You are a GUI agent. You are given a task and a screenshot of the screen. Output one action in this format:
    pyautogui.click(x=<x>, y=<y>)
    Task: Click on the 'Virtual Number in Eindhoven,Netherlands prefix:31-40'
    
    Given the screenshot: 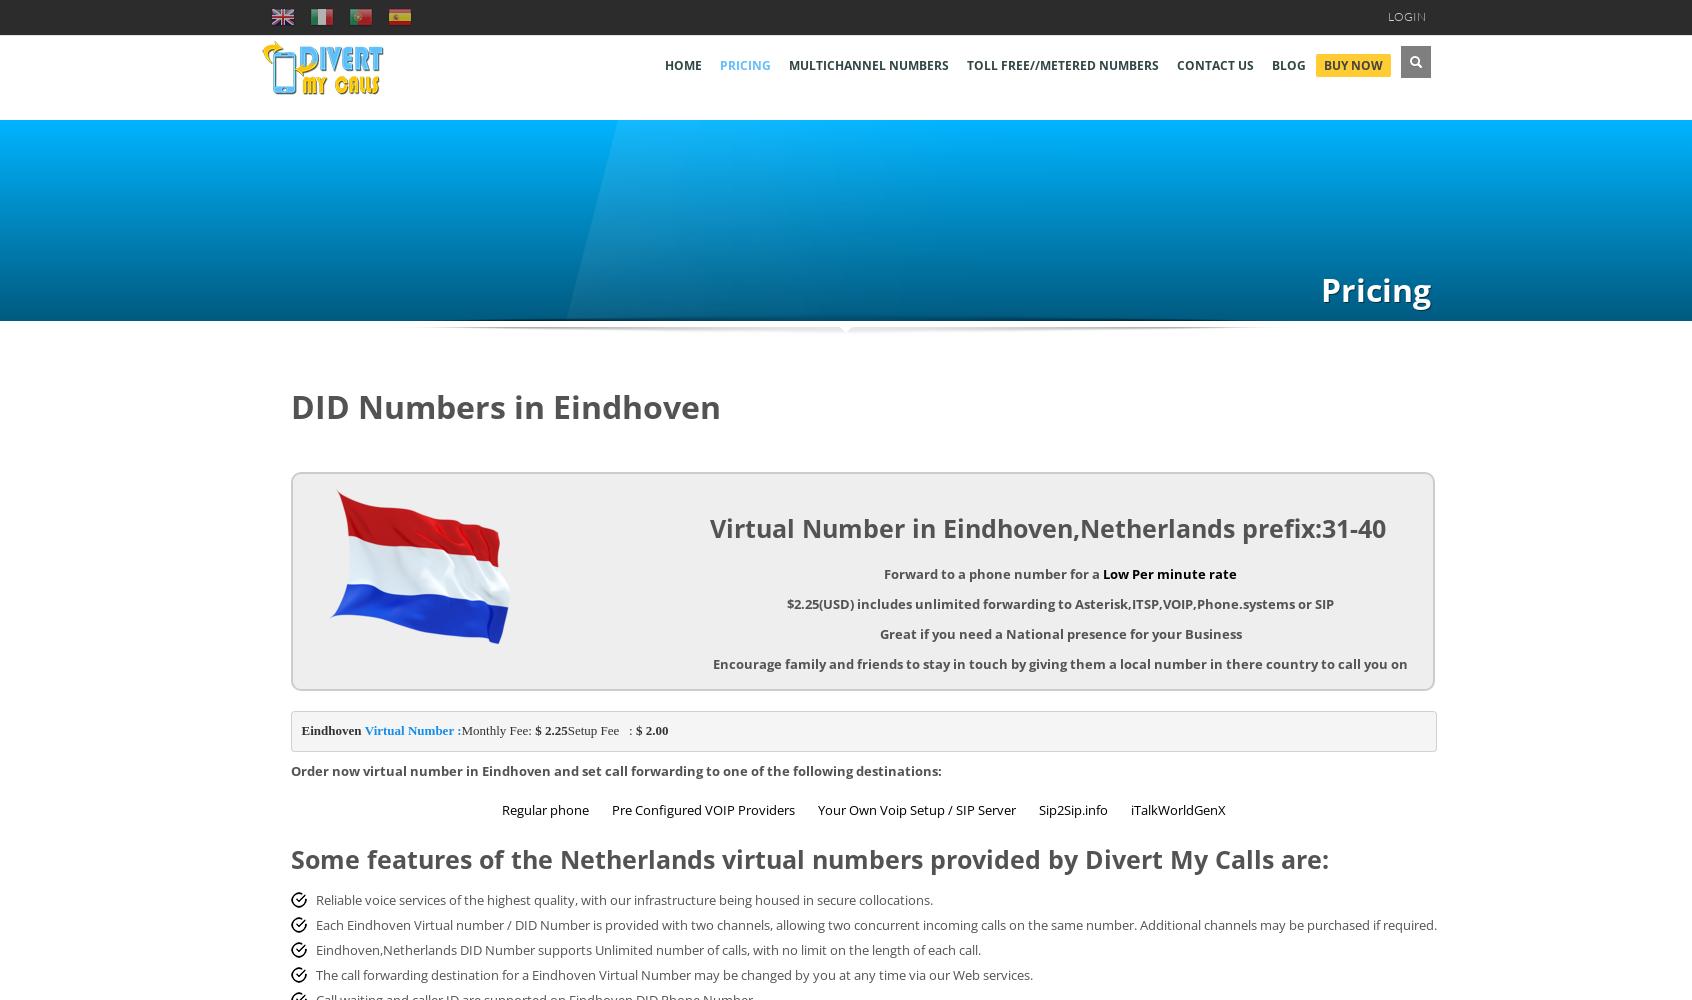 What is the action you would take?
    pyautogui.click(x=1047, y=527)
    